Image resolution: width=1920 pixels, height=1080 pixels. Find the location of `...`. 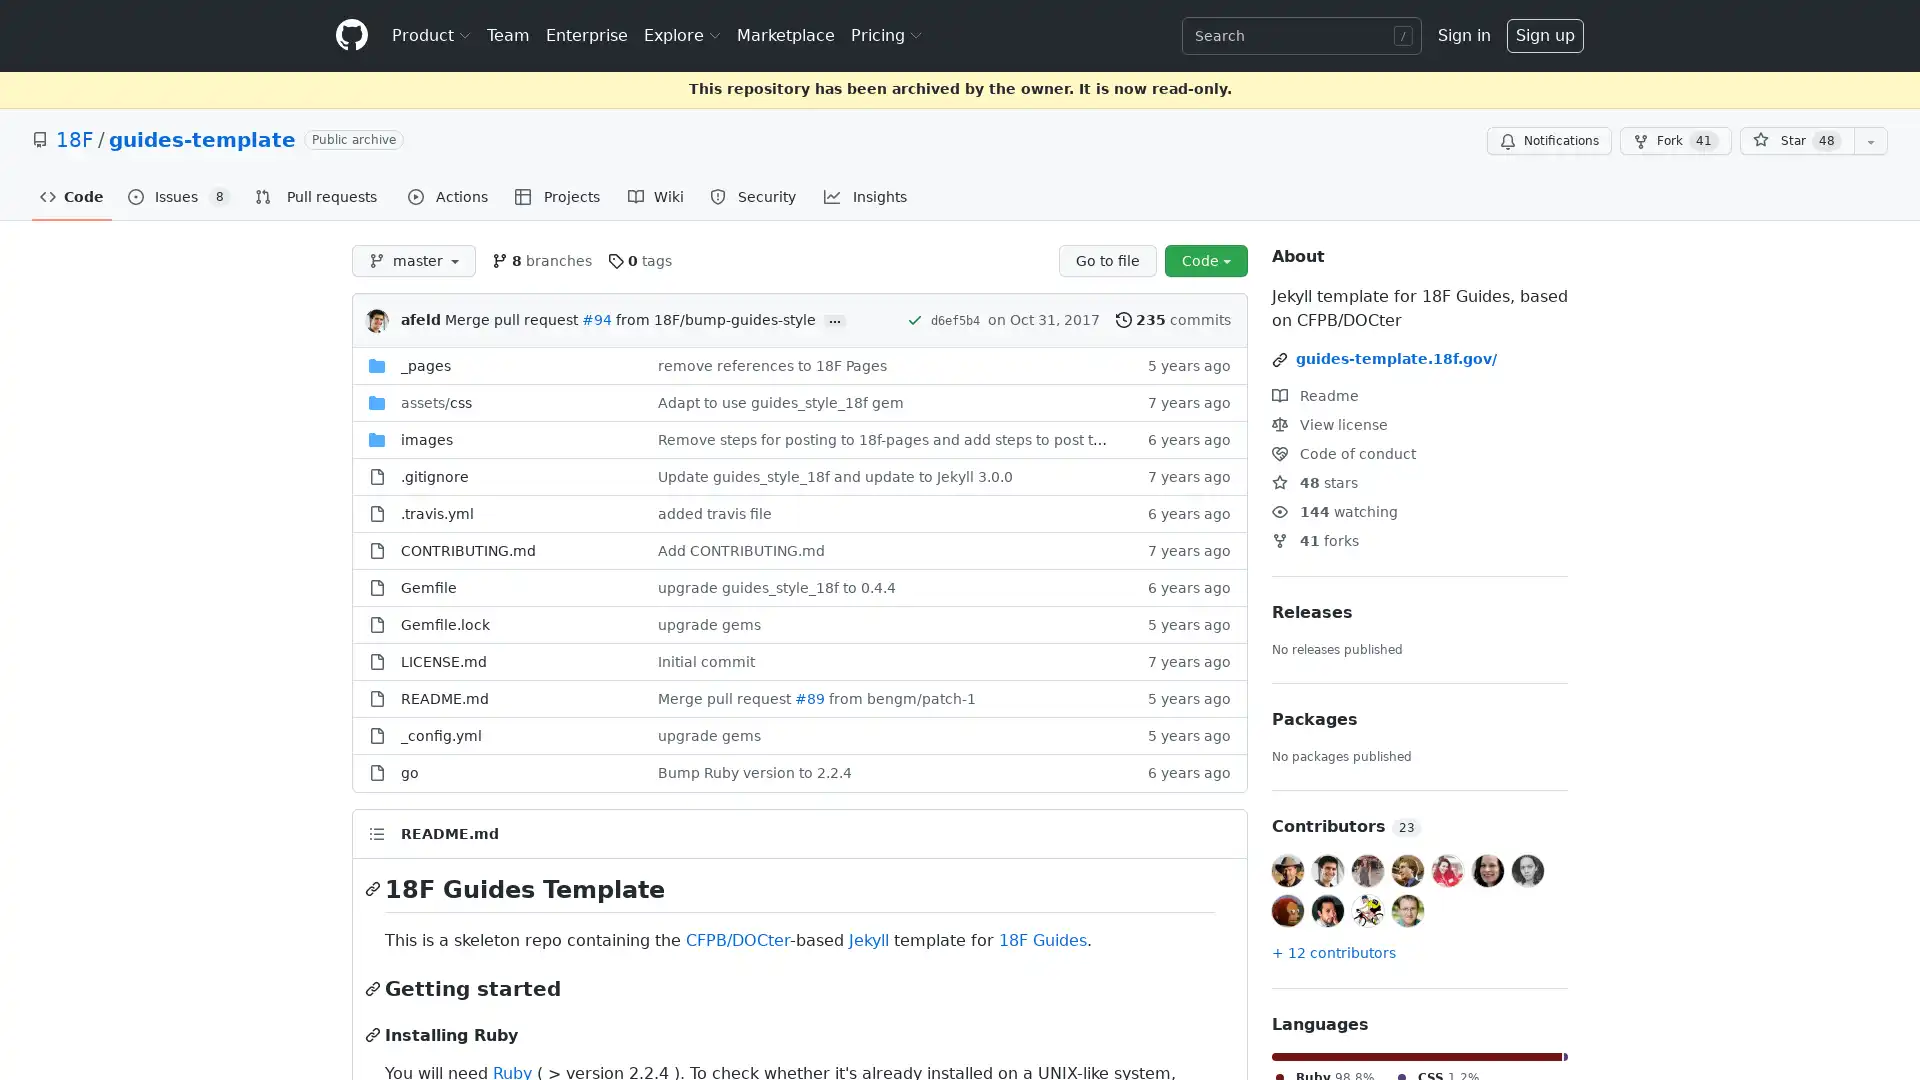

... is located at coordinates (835, 319).